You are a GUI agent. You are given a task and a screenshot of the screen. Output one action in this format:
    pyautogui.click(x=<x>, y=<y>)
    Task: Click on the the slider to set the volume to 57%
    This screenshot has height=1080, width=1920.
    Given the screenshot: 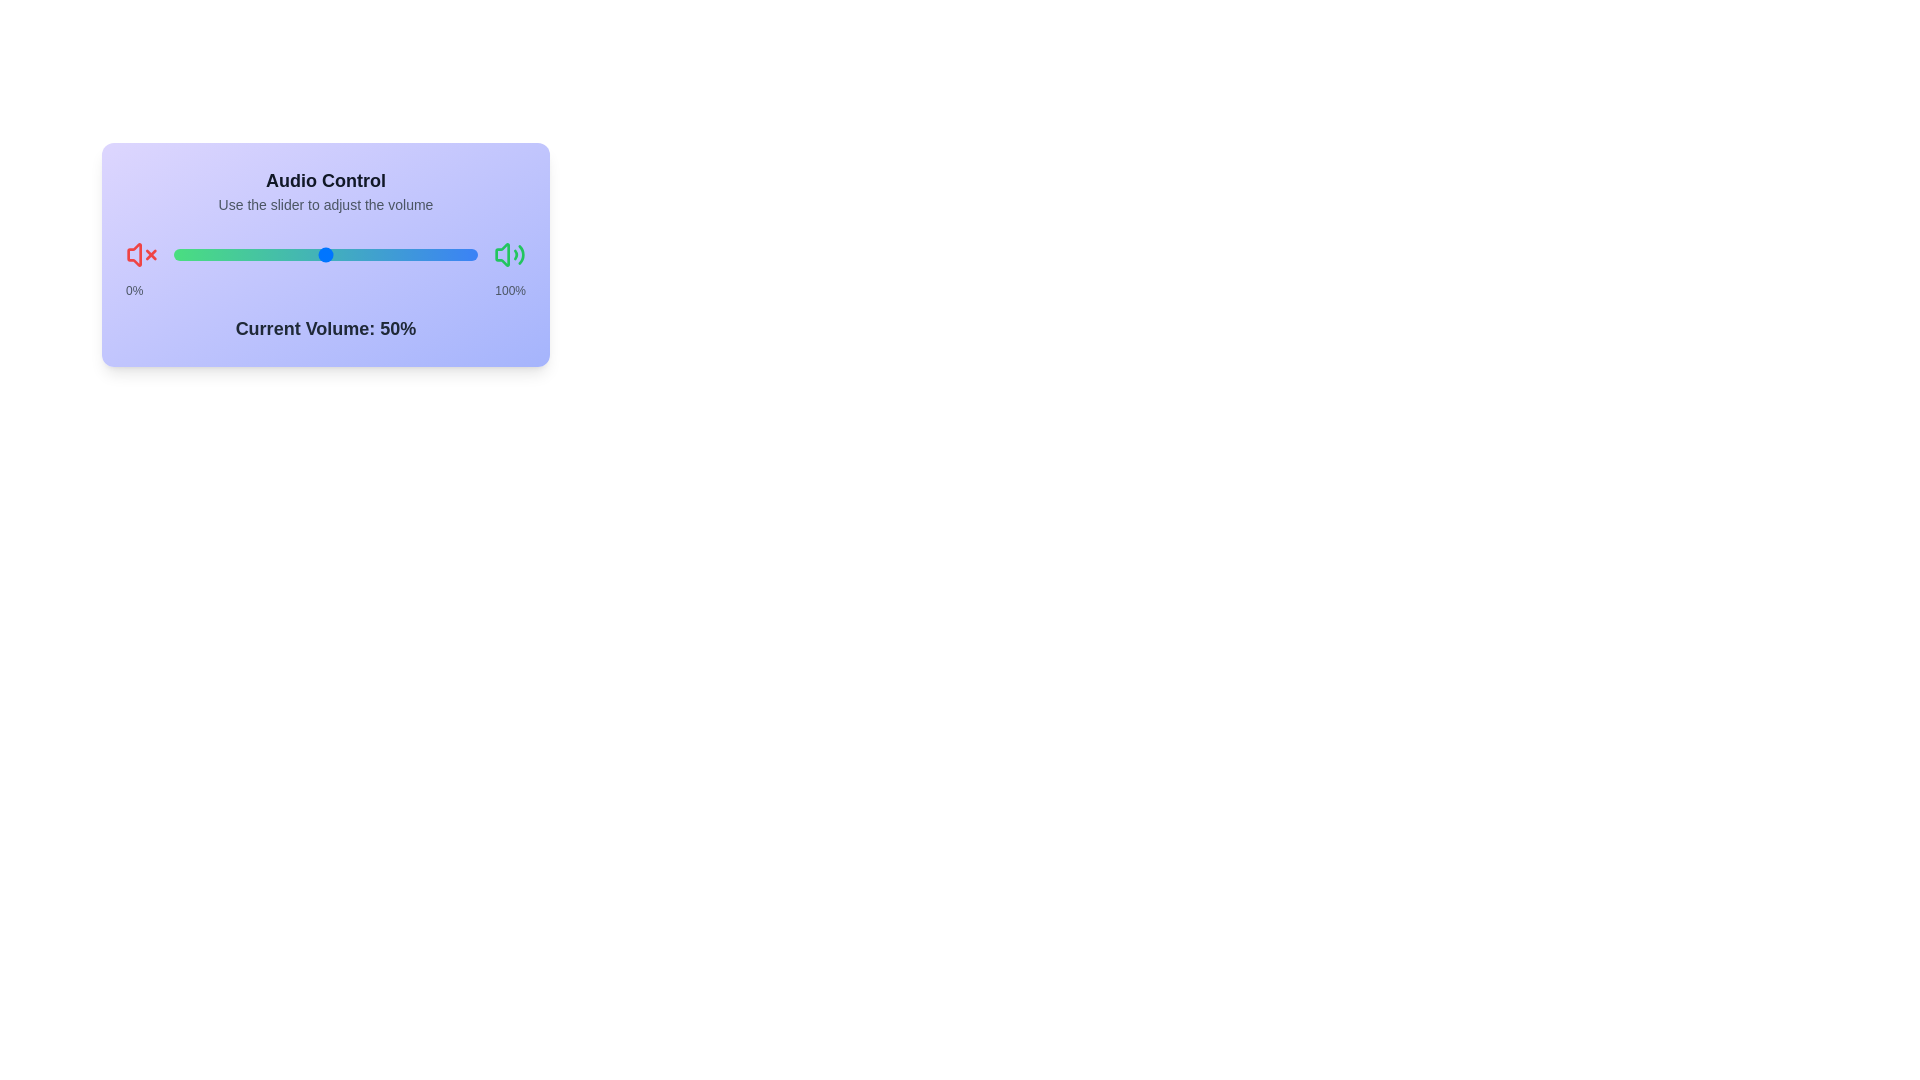 What is the action you would take?
    pyautogui.click(x=173, y=253)
    